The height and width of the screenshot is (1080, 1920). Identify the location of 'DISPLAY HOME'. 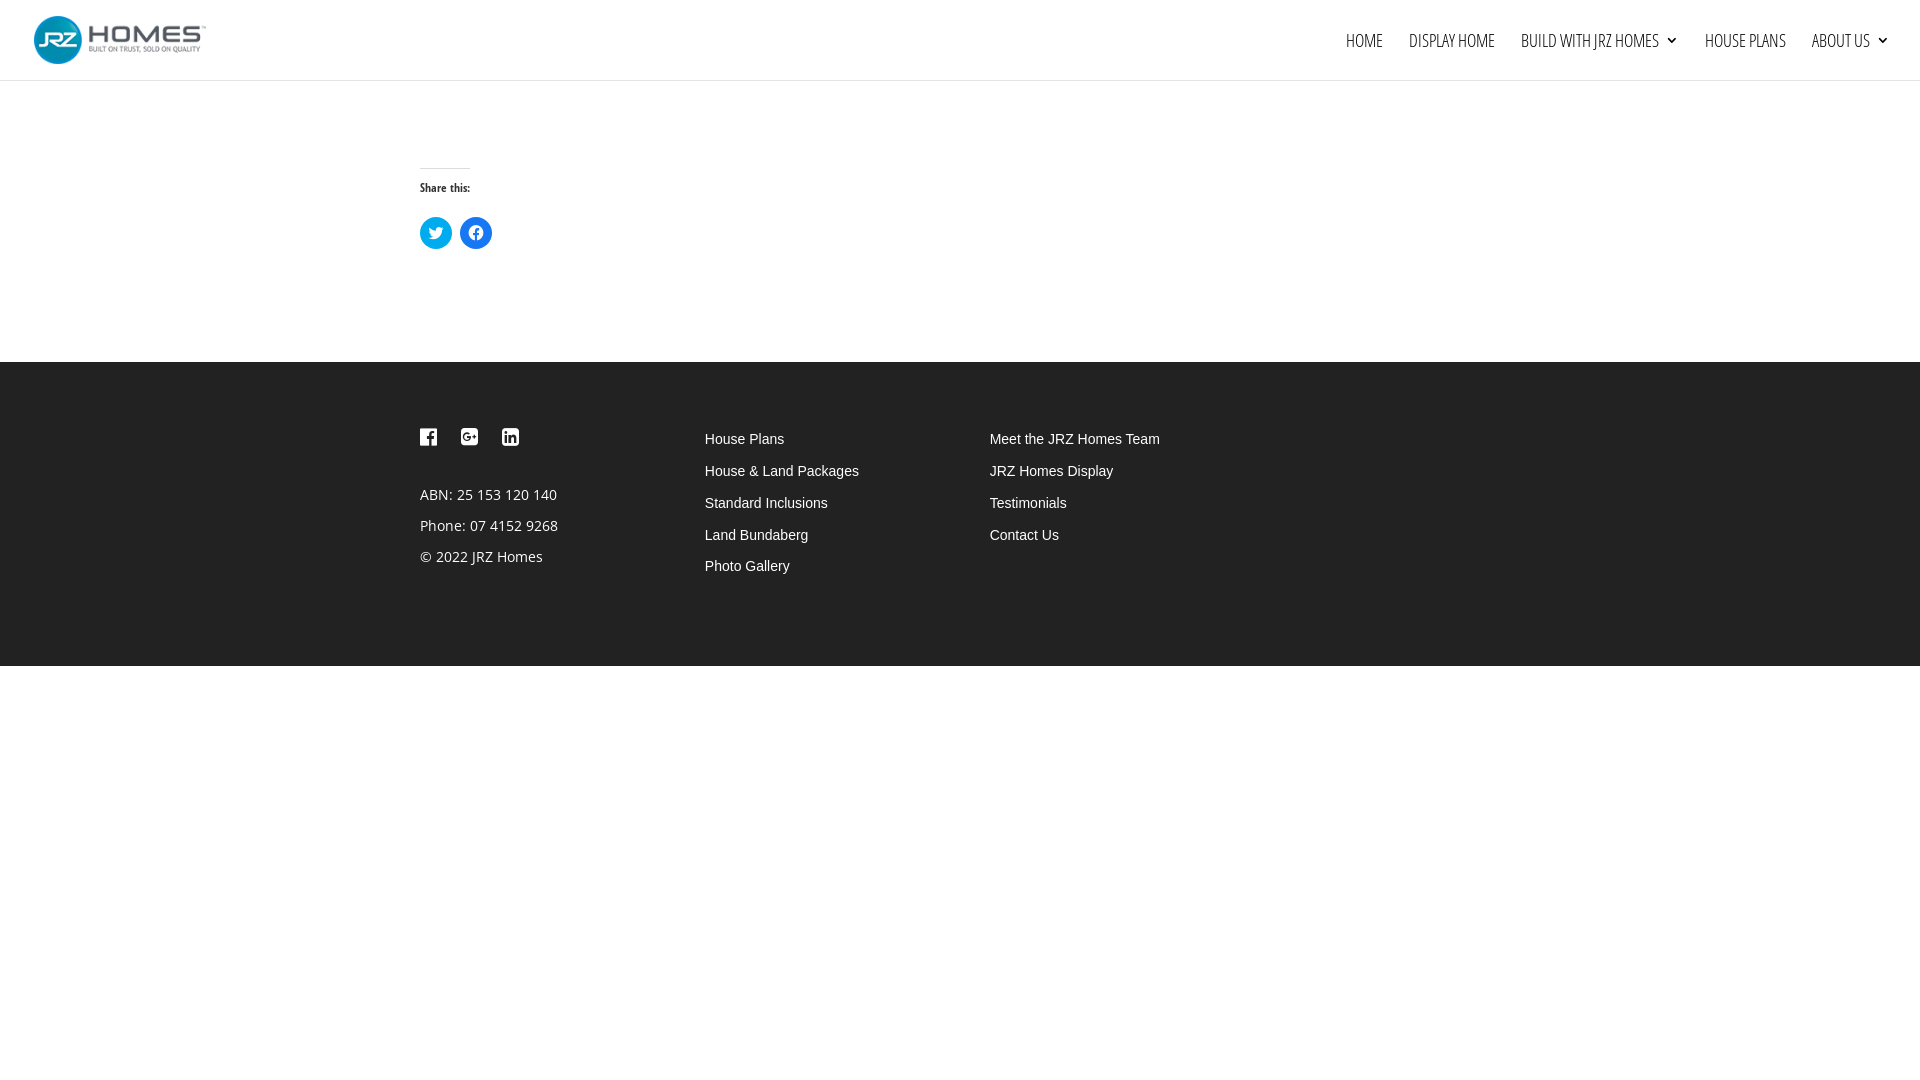
(1452, 55).